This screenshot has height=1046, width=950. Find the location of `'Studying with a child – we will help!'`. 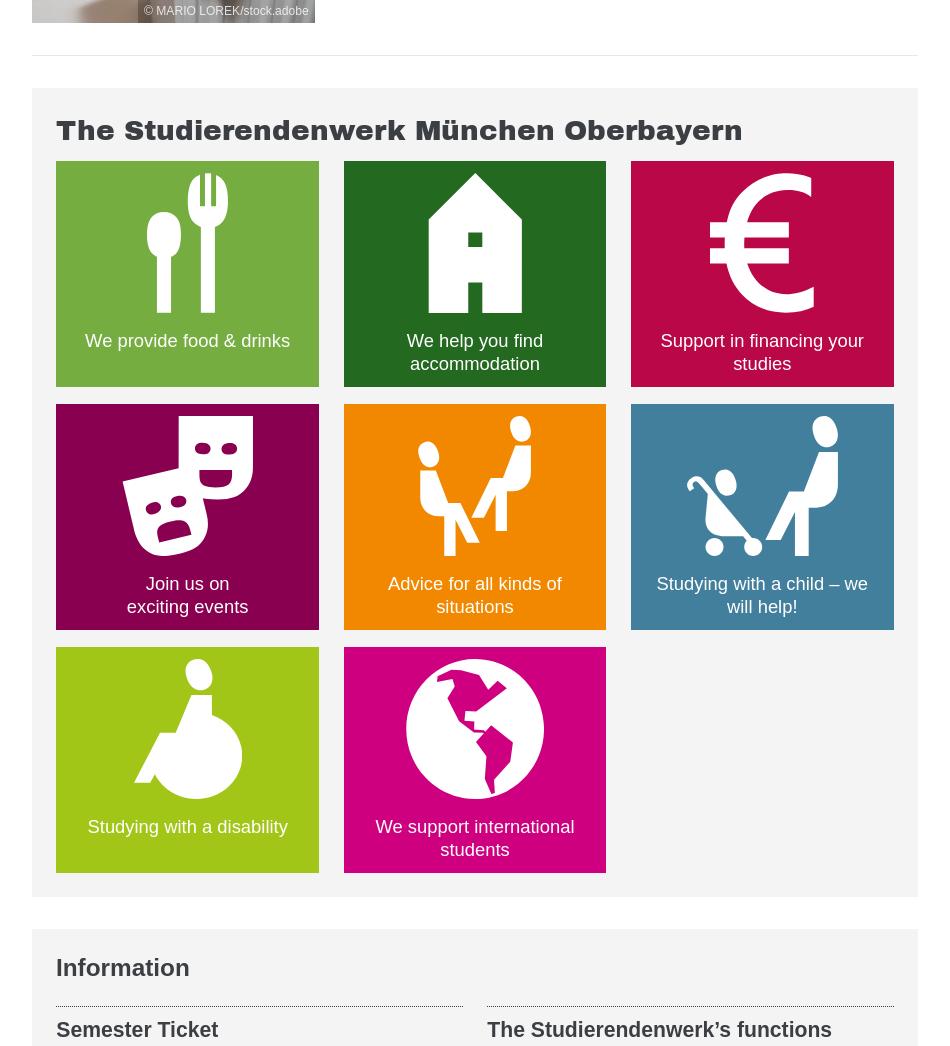

'Studying with a child – we will help!' is located at coordinates (655, 594).